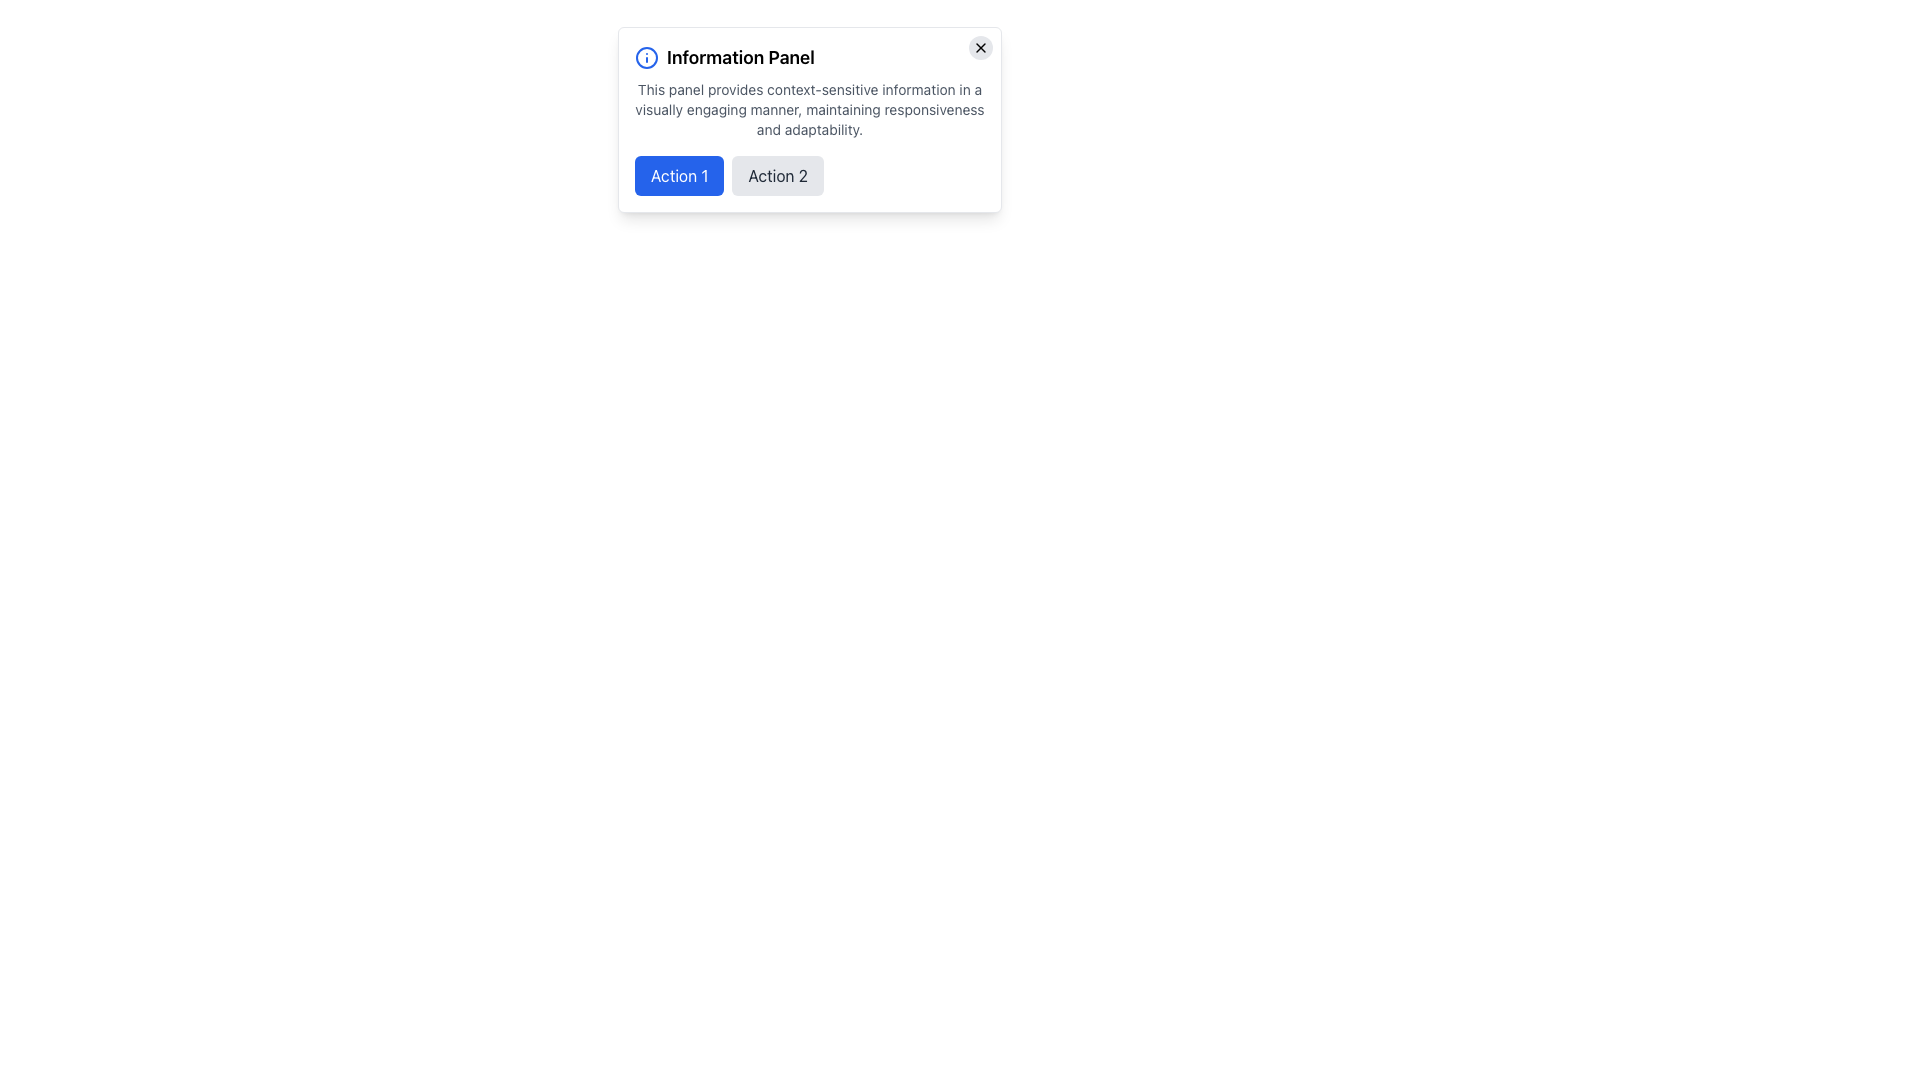 The width and height of the screenshot is (1920, 1080). What do you see at coordinates (980, 46) in the screenshot?
I see `the close button represented by an 'X' icon located in the top-right corner of the informational panel` at bounding box center [980, 46].